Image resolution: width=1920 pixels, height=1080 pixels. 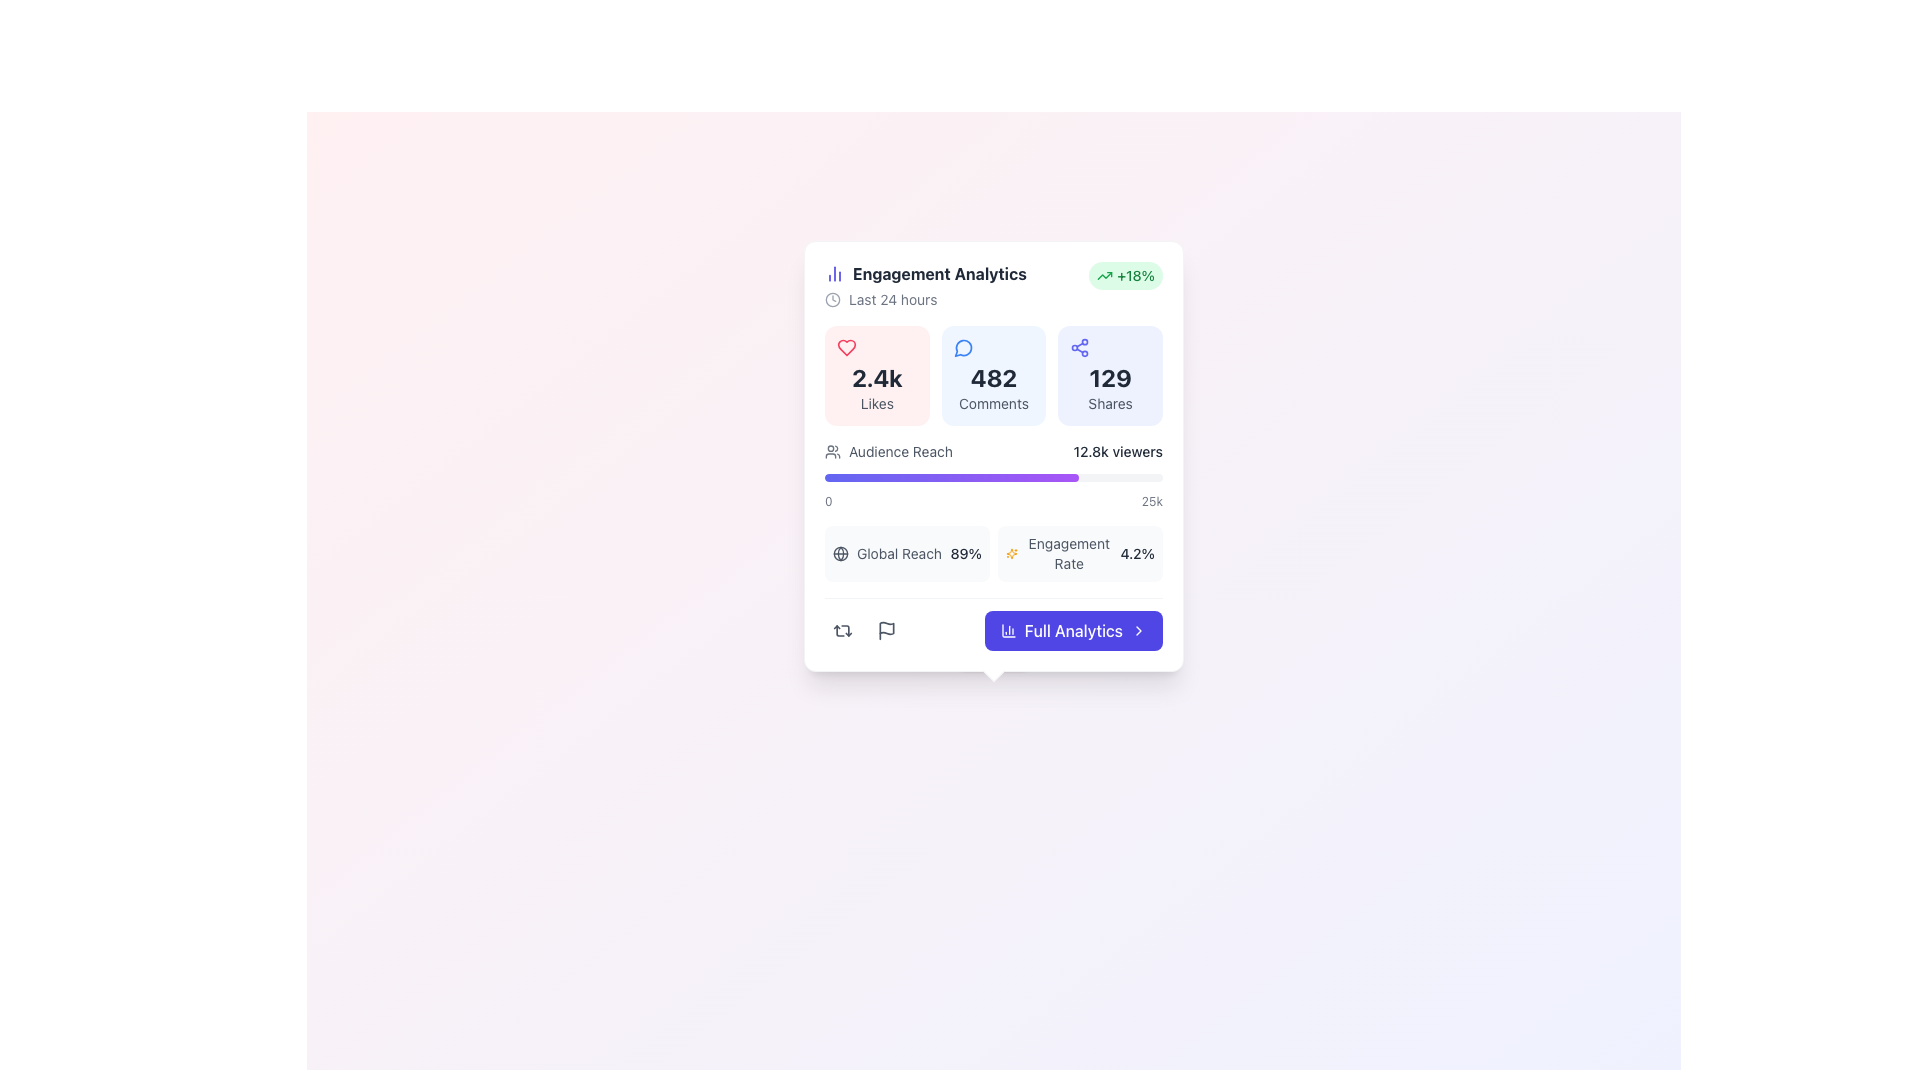 I want to click on displayed statistics from the Statistical display box with a light pink background, containing '2.4k Likes' and a heart icon, so click(x=877, y=375).